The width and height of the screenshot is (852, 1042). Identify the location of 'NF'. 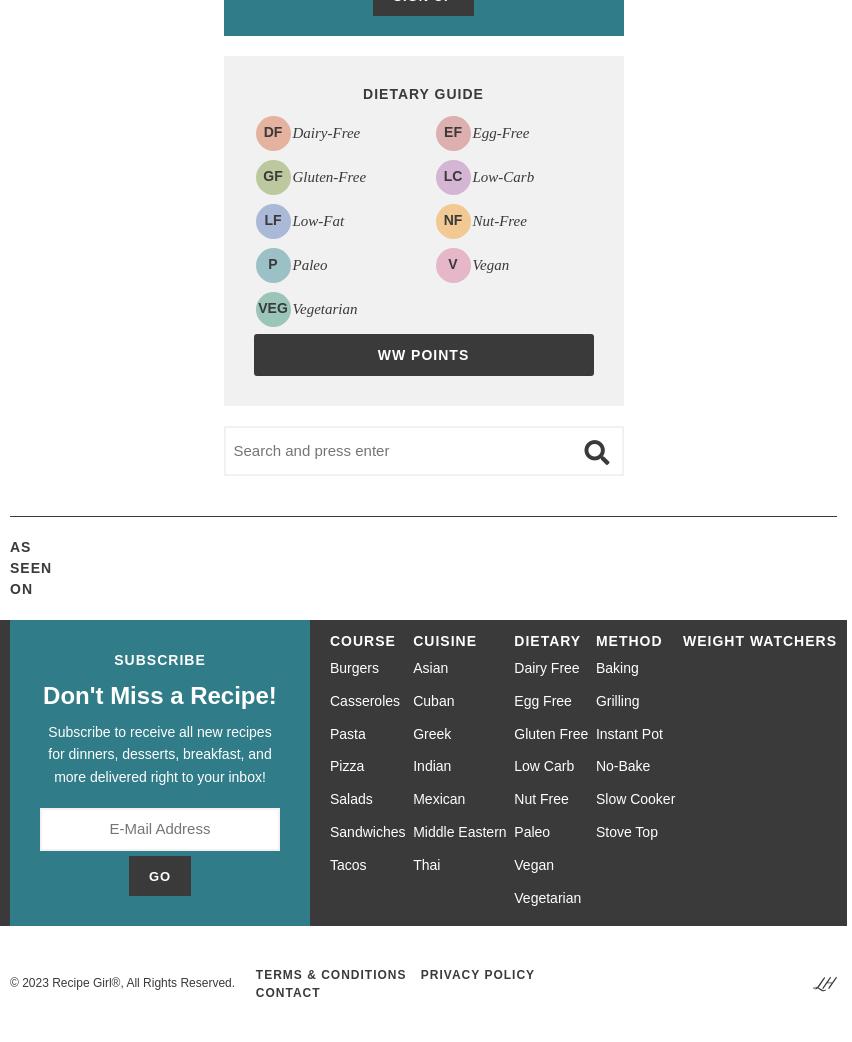
(451, 218).